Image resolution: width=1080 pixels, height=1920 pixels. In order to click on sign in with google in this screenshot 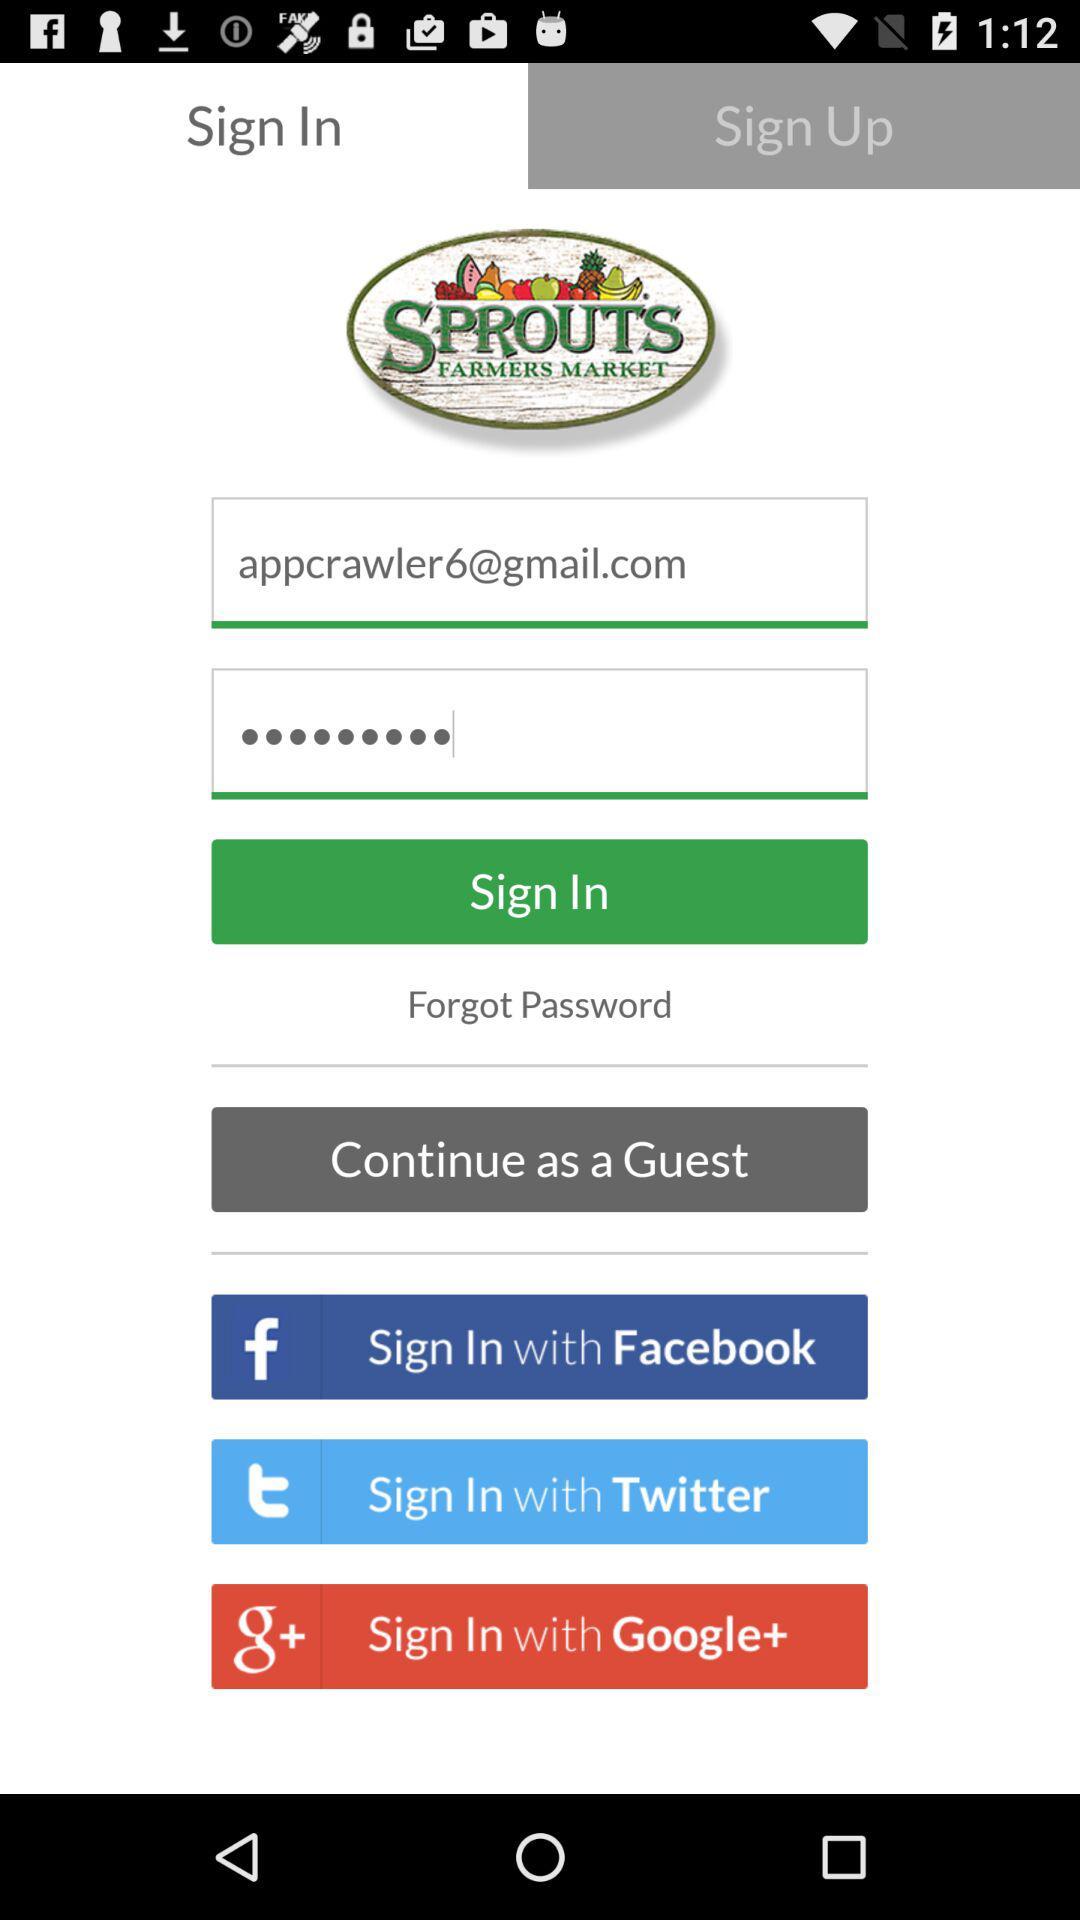, I will do `click(540, 1636)`.